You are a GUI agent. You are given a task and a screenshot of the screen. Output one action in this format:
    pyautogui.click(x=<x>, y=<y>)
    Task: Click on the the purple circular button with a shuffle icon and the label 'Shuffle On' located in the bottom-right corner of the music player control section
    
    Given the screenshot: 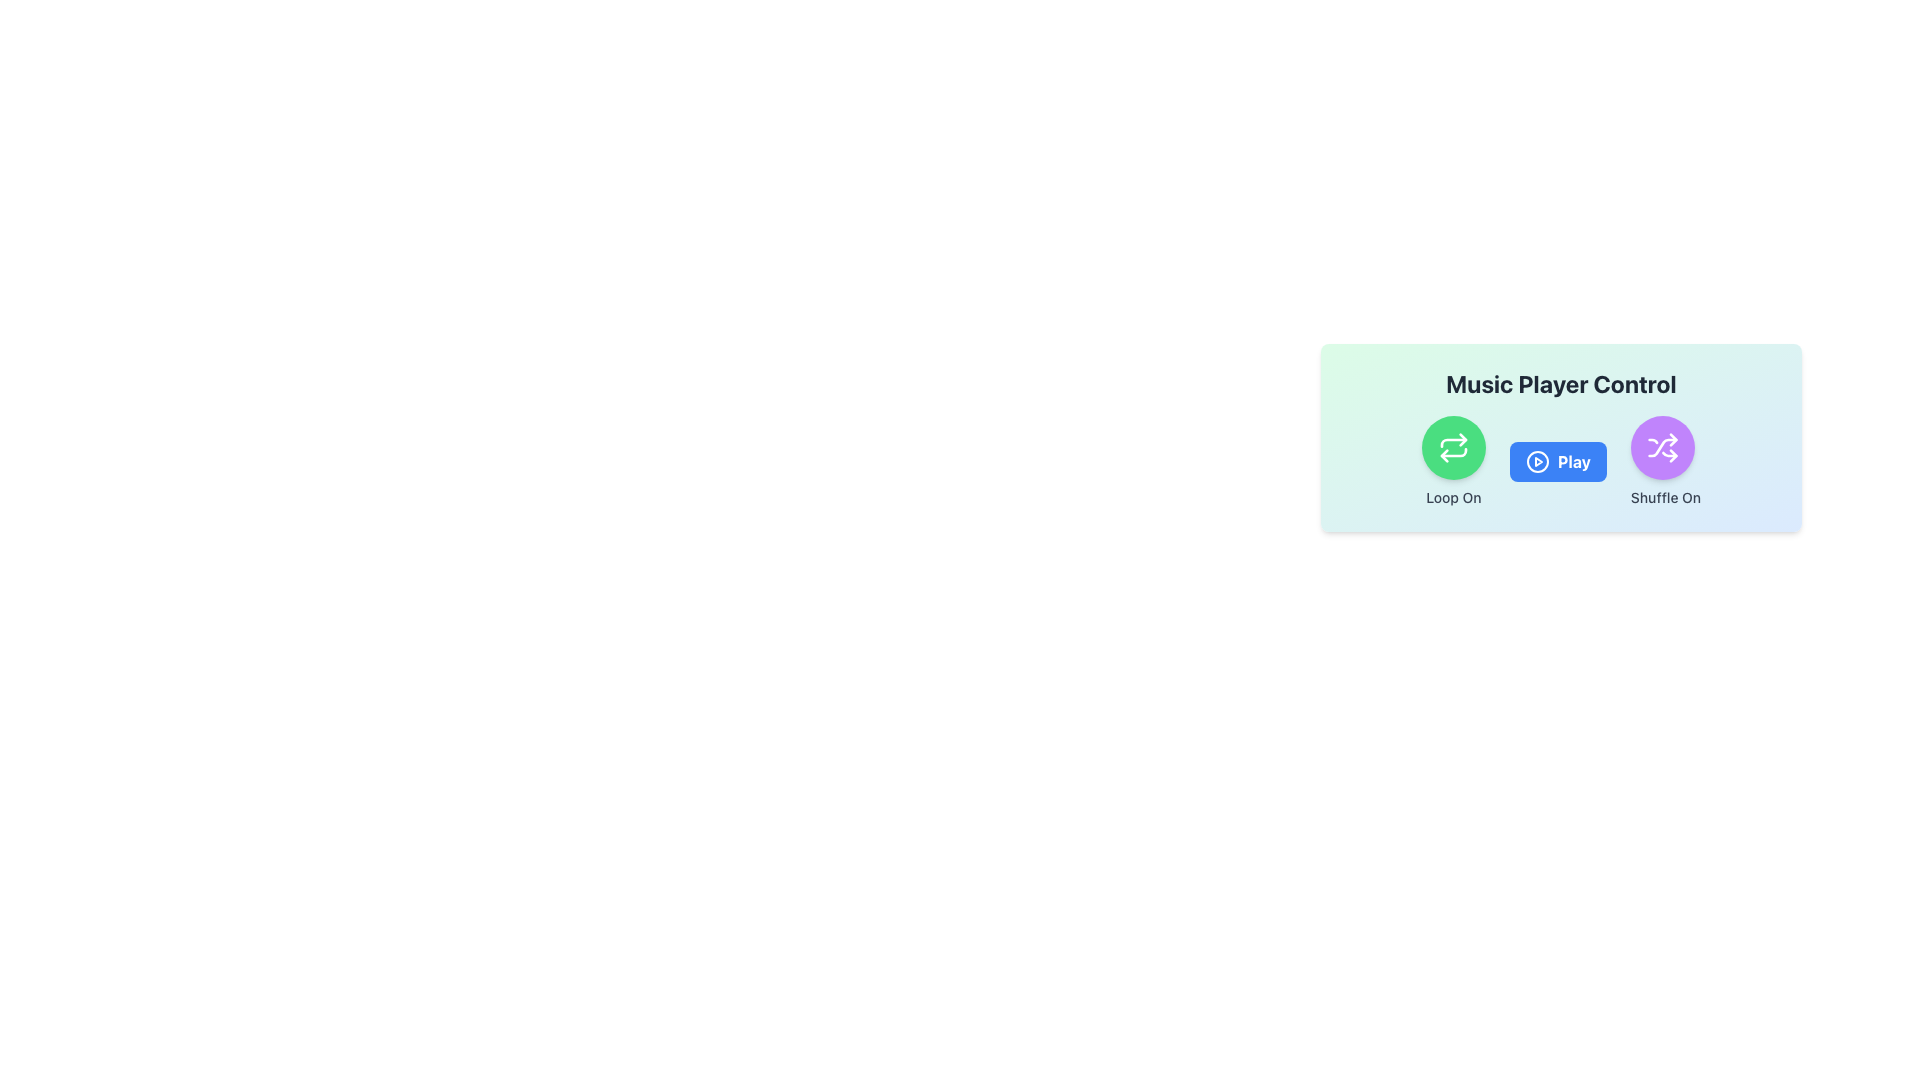 What is the action you would take?
    pyautogui.click(x=1665, y=462)
    